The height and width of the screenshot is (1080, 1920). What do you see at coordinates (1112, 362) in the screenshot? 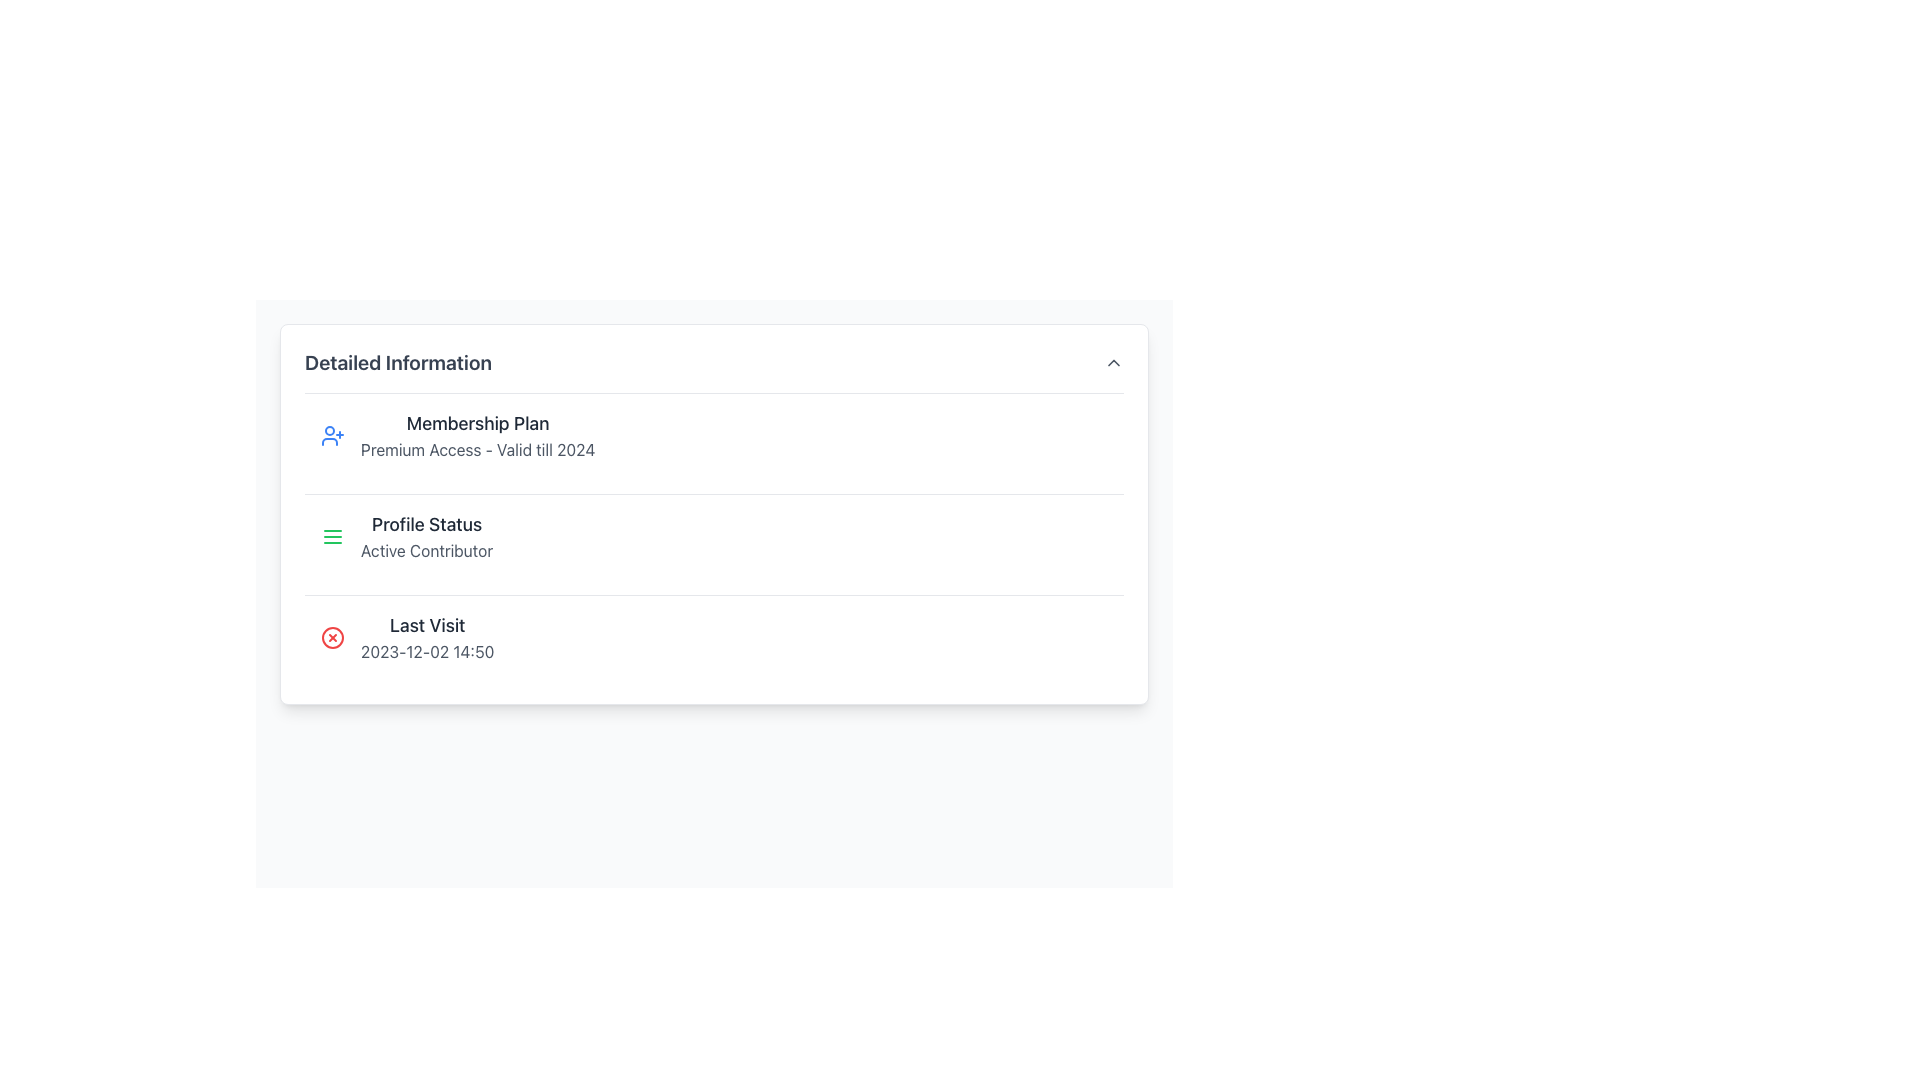
I see `the expand/collapse icon located to the right of the 'Detailed Information' label in the header row to emphasize or highlight the icon` at bounding box center [1112, 362].